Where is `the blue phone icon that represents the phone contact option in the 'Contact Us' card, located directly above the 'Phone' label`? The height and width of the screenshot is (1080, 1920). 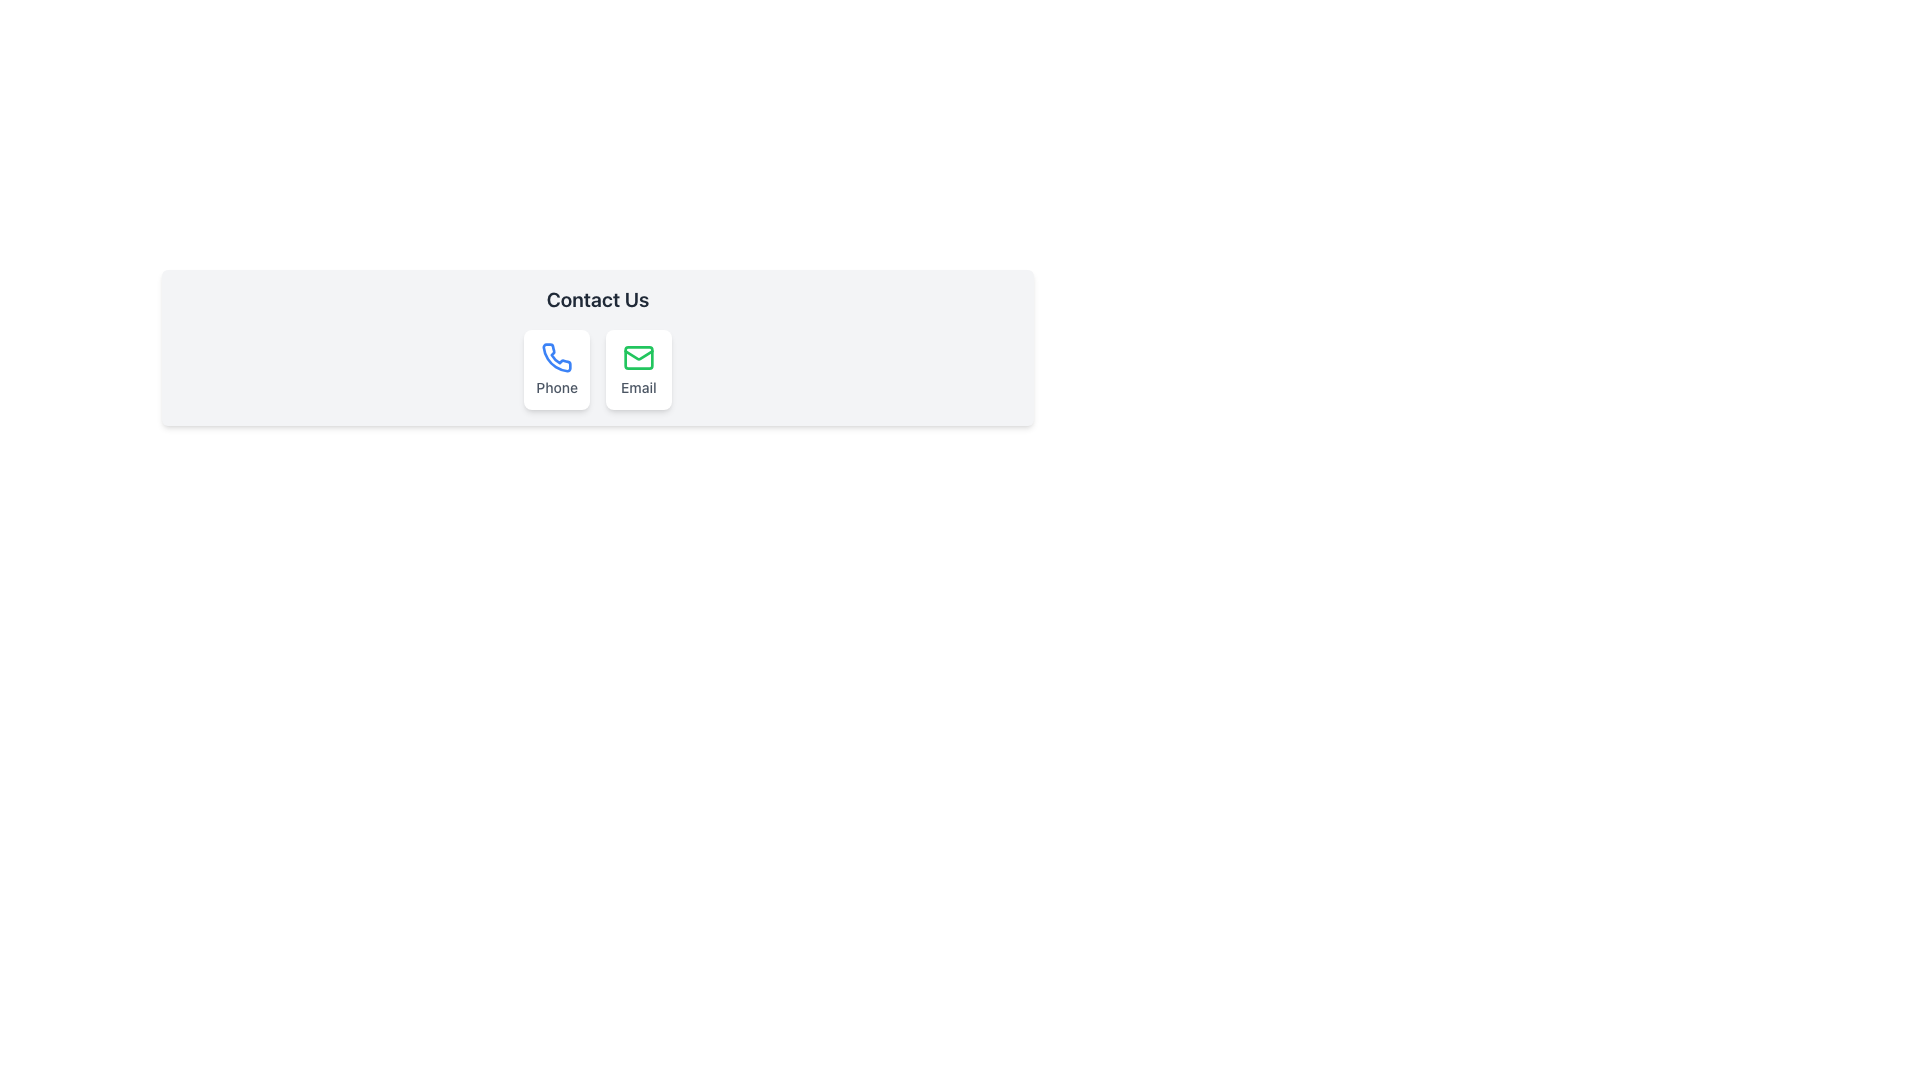
the blue phone icon that represents the phone contact option in the 'Contact Us' card, located directly above the 'Phone' label is located at coordinates (557, 356).